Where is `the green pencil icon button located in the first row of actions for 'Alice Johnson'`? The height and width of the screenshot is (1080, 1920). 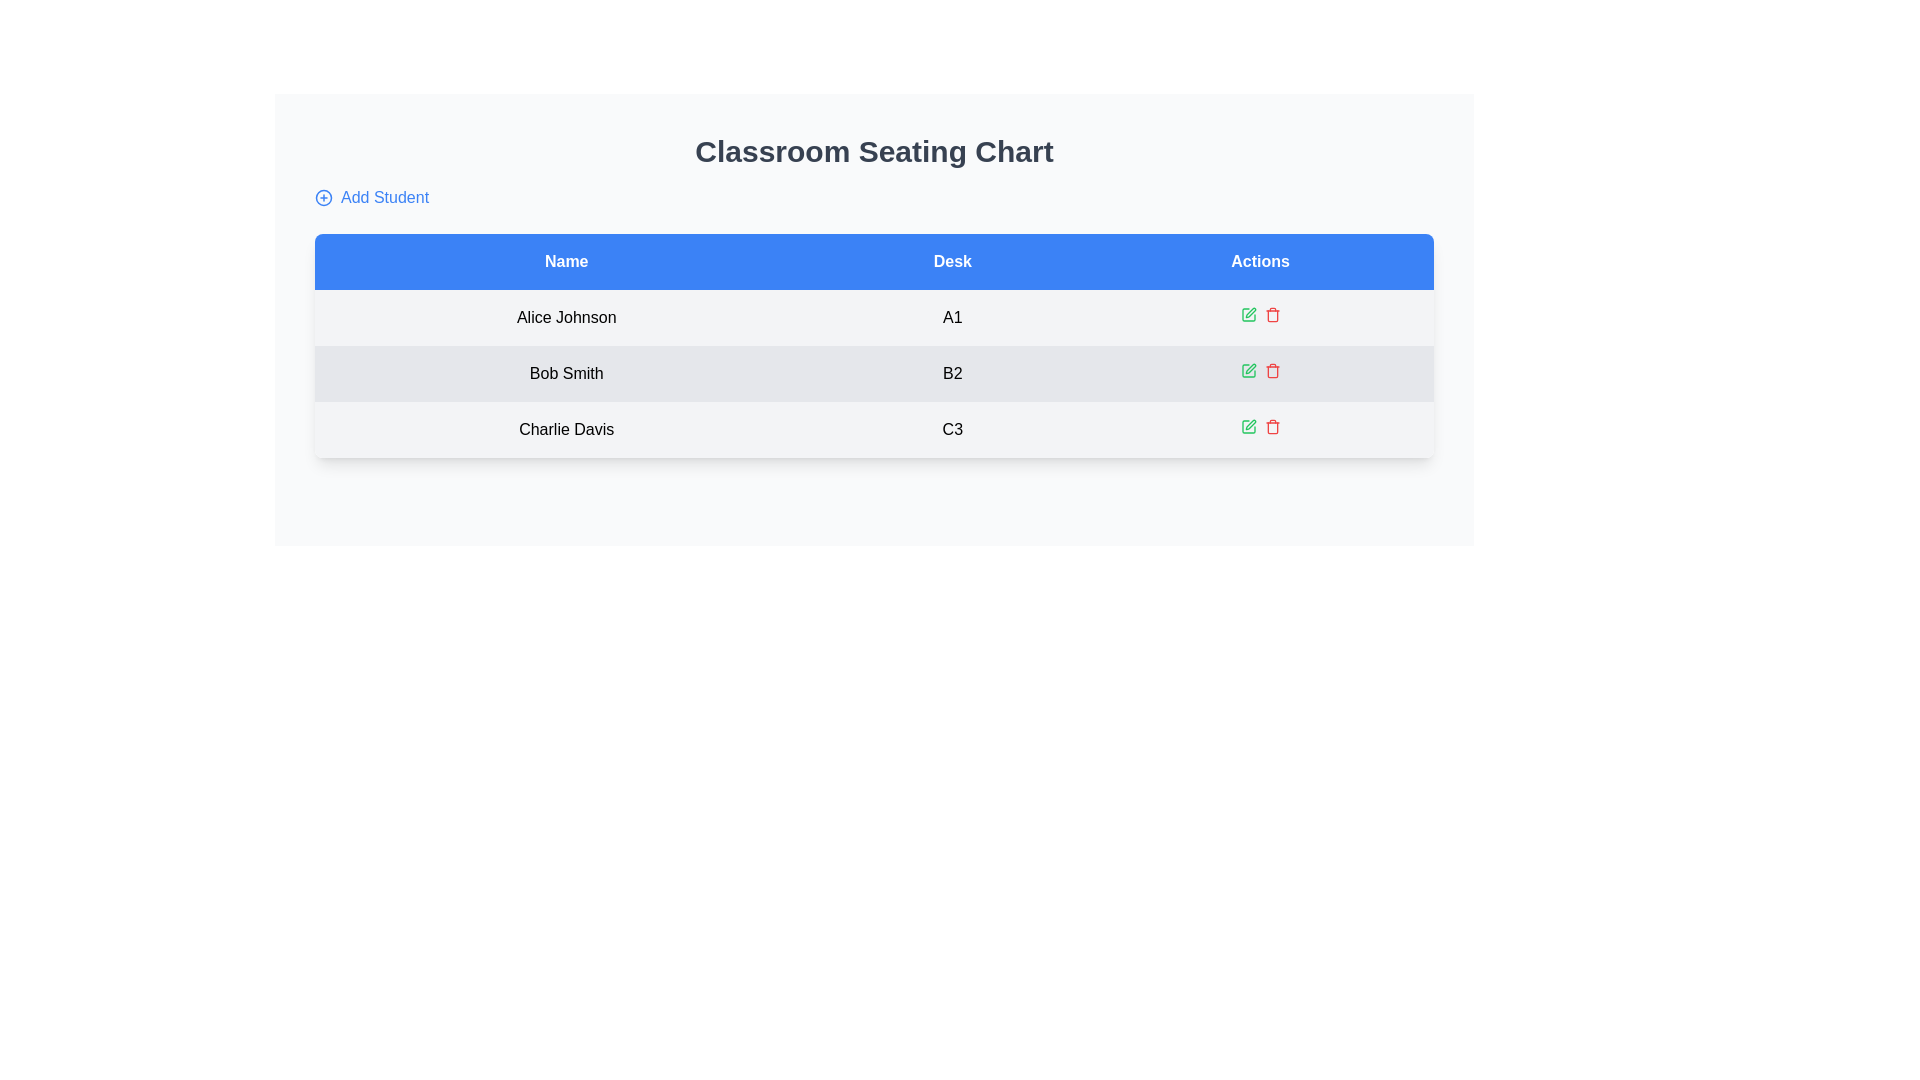
the green pencil icon button located in the first row of actions for 'Alice Johnson' is located at coordinates (1247, 315).